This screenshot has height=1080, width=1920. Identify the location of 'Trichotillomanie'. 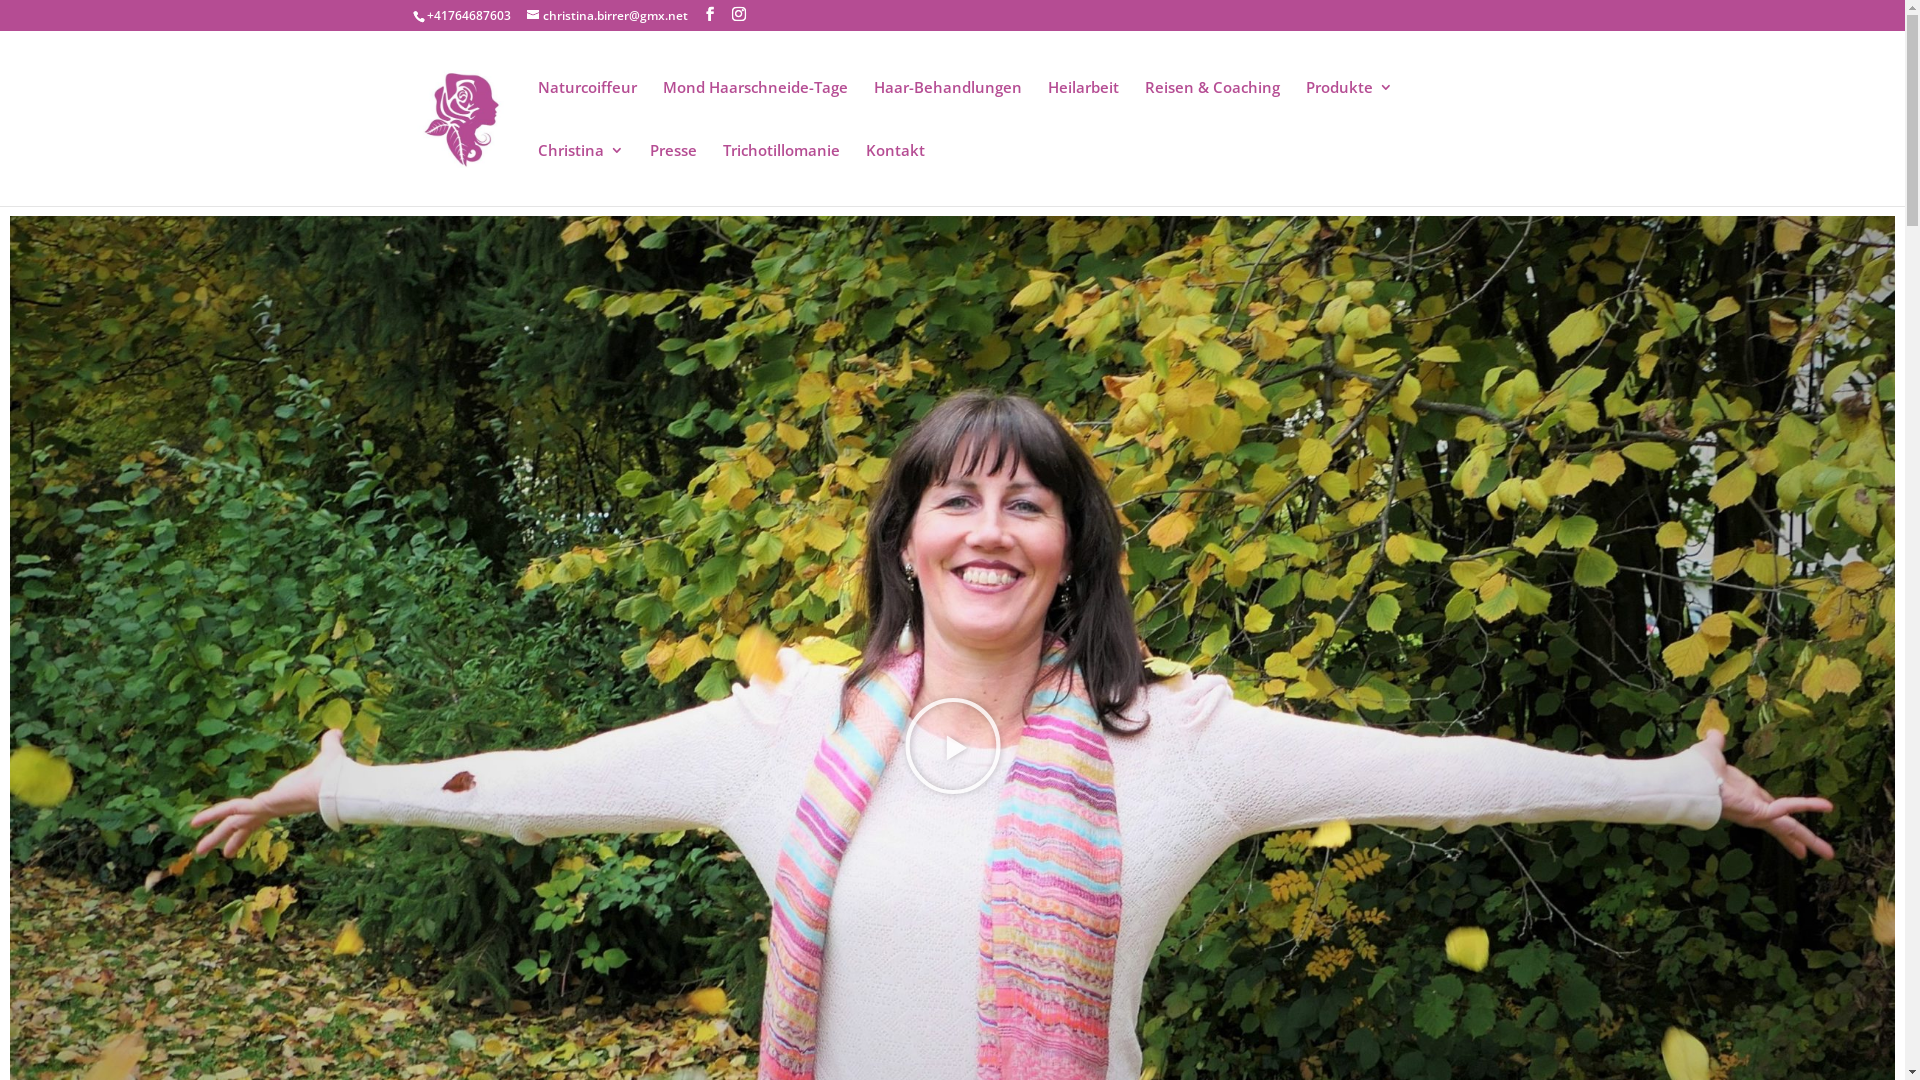
(779, 173).